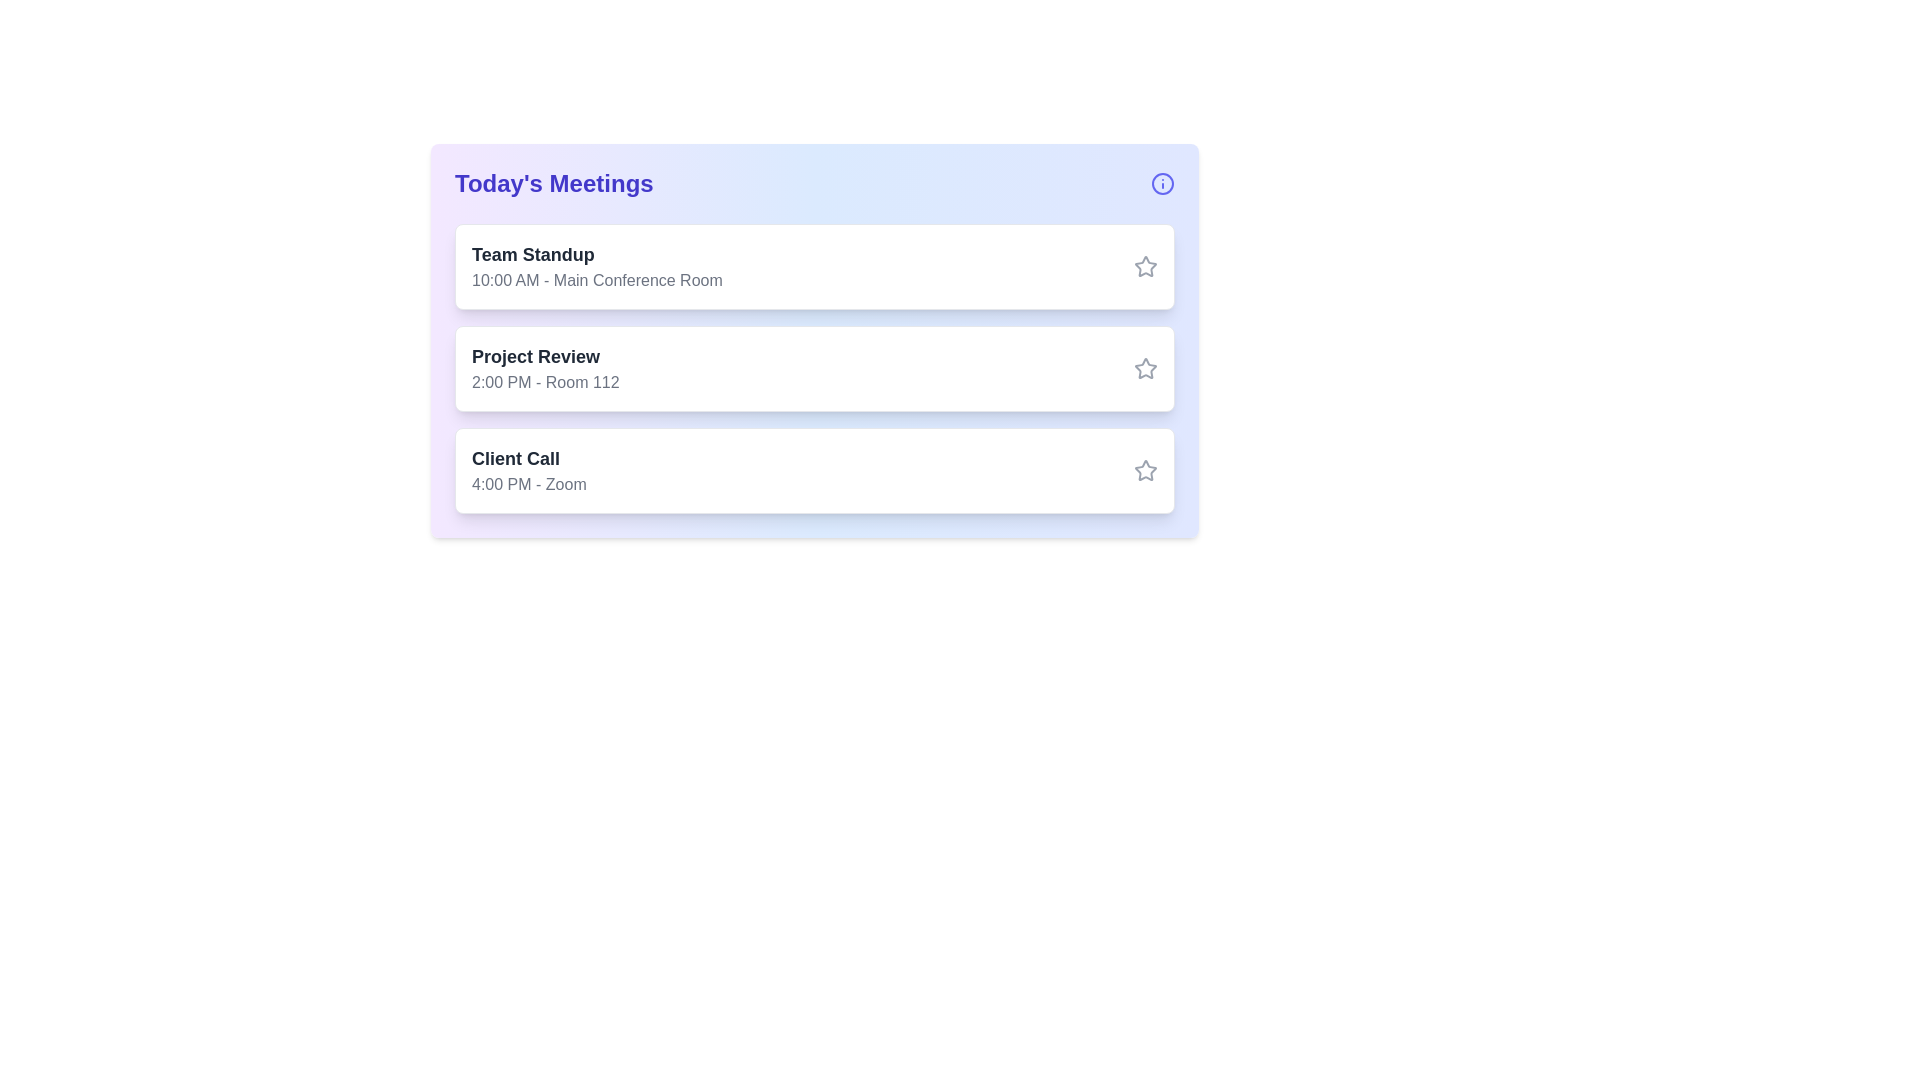 The image size is (1920, 1080). I want to click on the Text label that provides information about the time and location of the first meeting under 'Today's Meetings', specifically located below the 'Team Standup' title, so click(596, 281).